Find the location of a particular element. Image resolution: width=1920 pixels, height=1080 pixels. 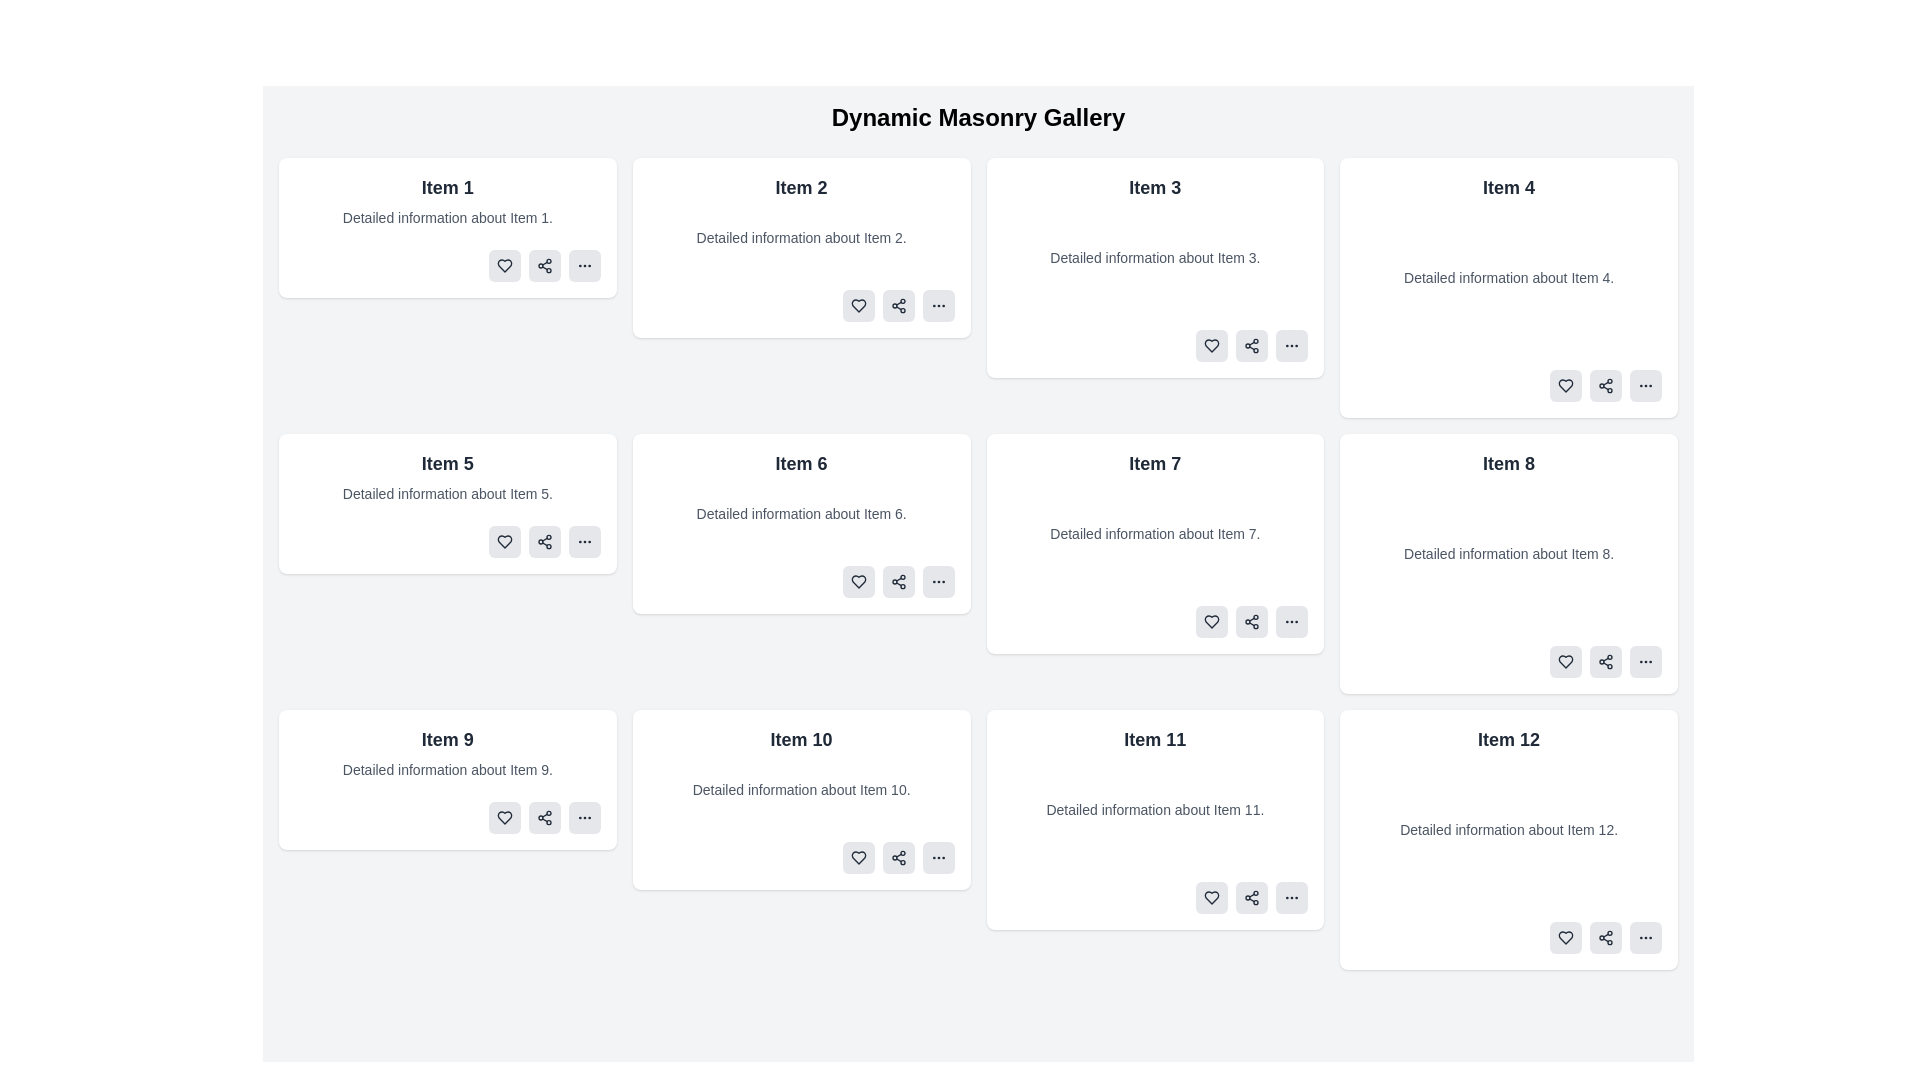

the 'like' or 'favorite' button located at the bottom left of the 'Item 1' card is located at coordinates (504, 265).